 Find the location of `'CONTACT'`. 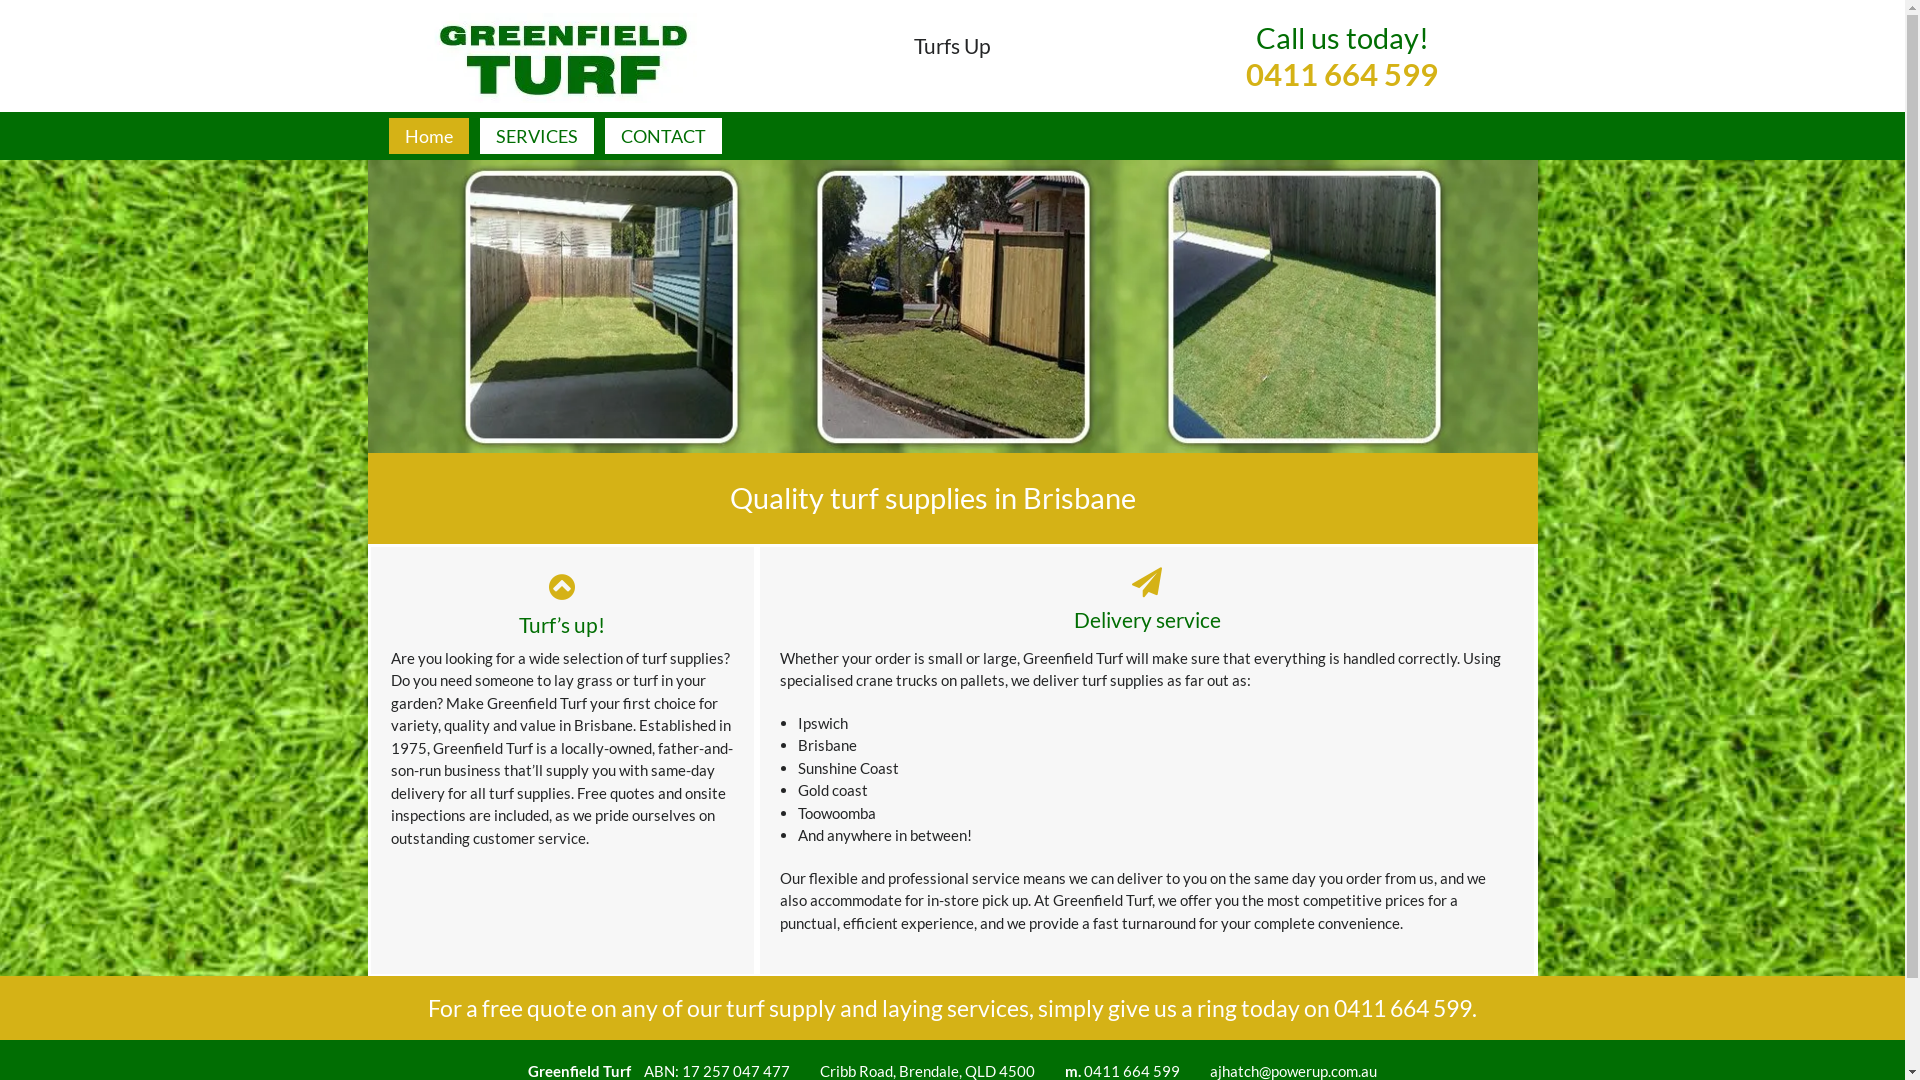

'CONTACT' is located at coordinates (662, 135).